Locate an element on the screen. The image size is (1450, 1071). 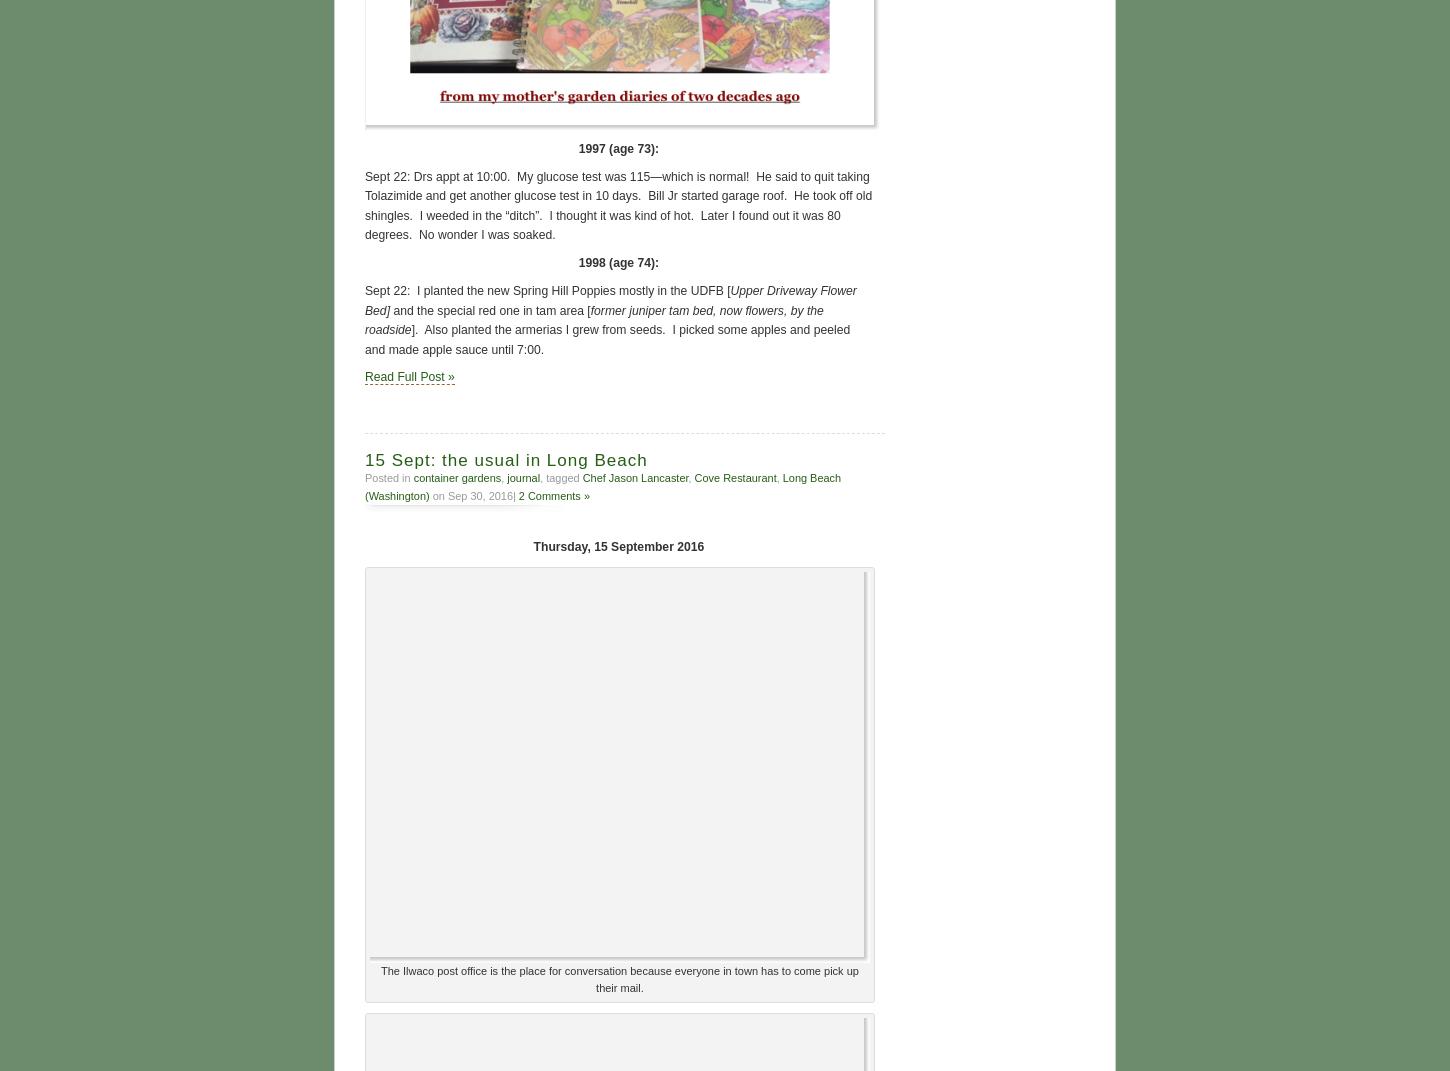
'The Ilwaco post office is the place for conversation because everyone in town has to come pick up their mail.' is located at coordinates (618, 976).